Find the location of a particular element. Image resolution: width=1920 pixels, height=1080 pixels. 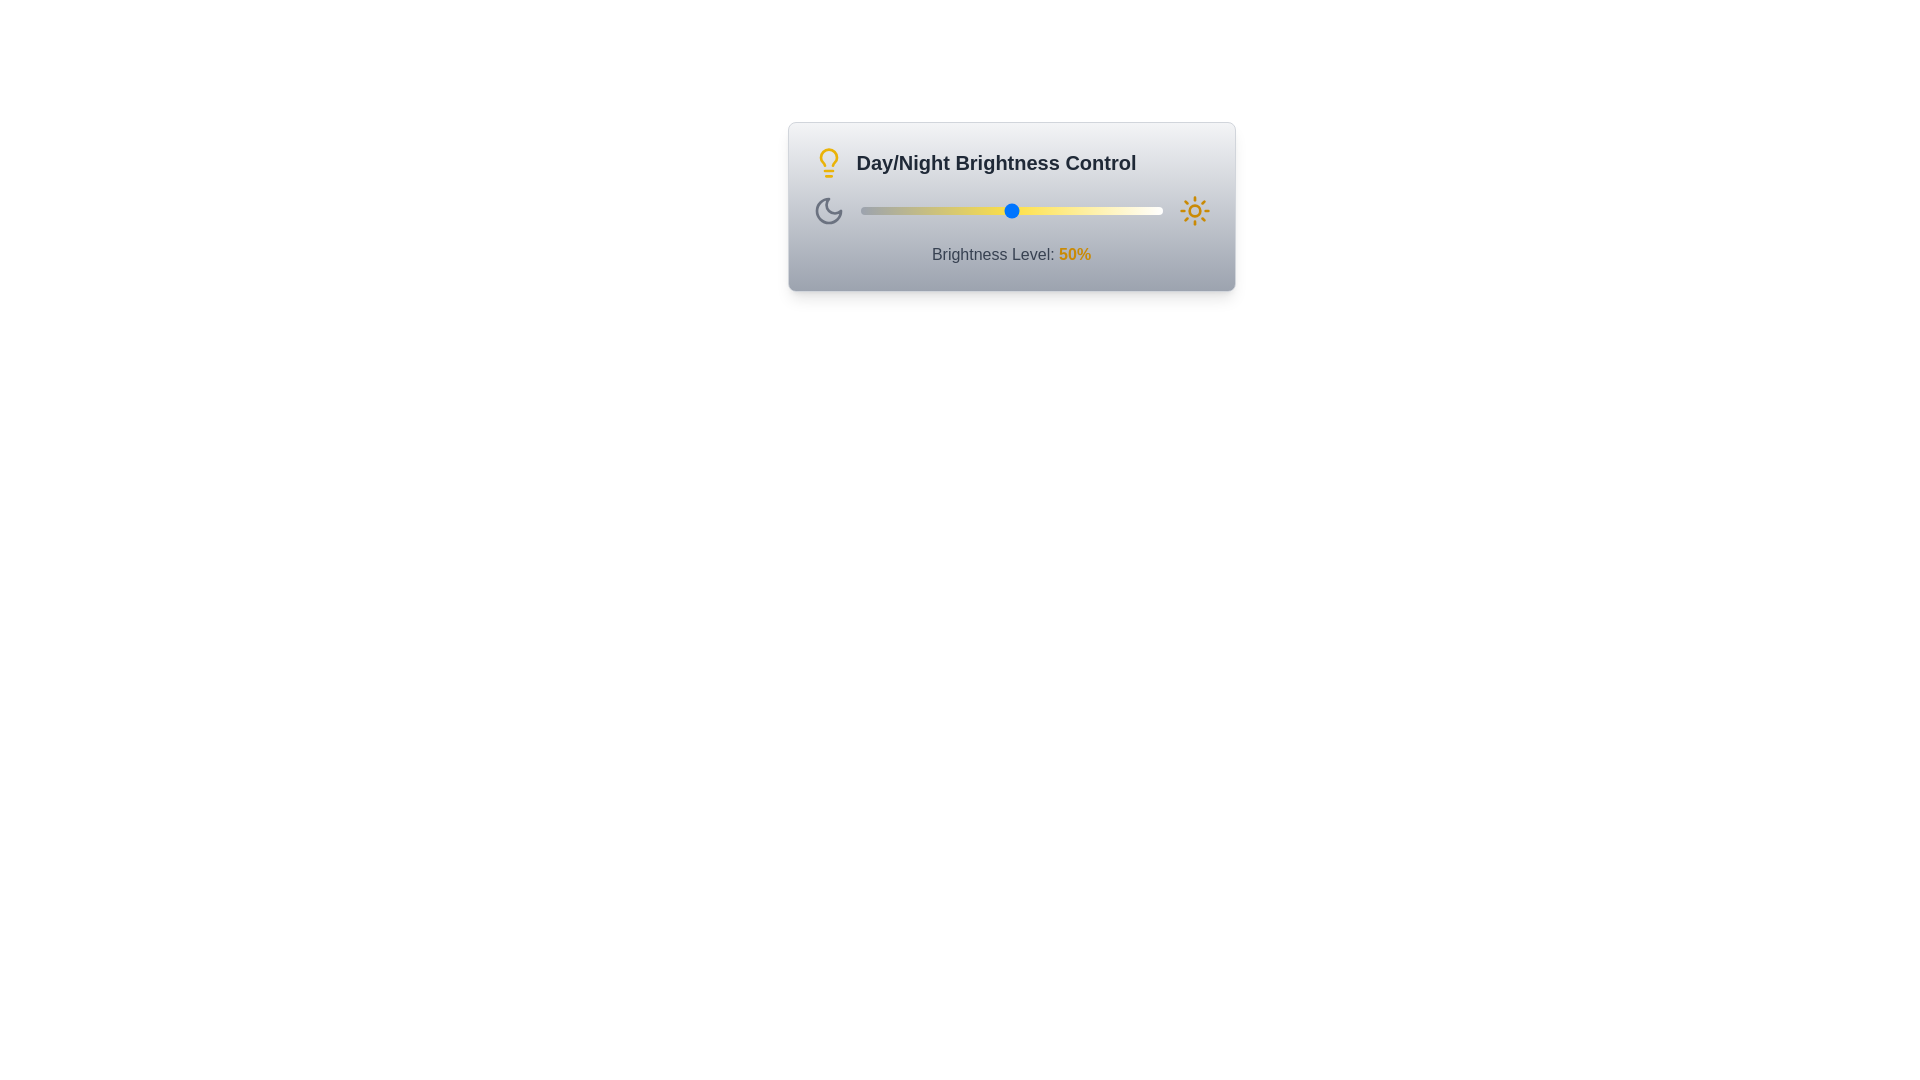

the Moon icon to toggle the brightness mode is located at coordinates (828, 211).